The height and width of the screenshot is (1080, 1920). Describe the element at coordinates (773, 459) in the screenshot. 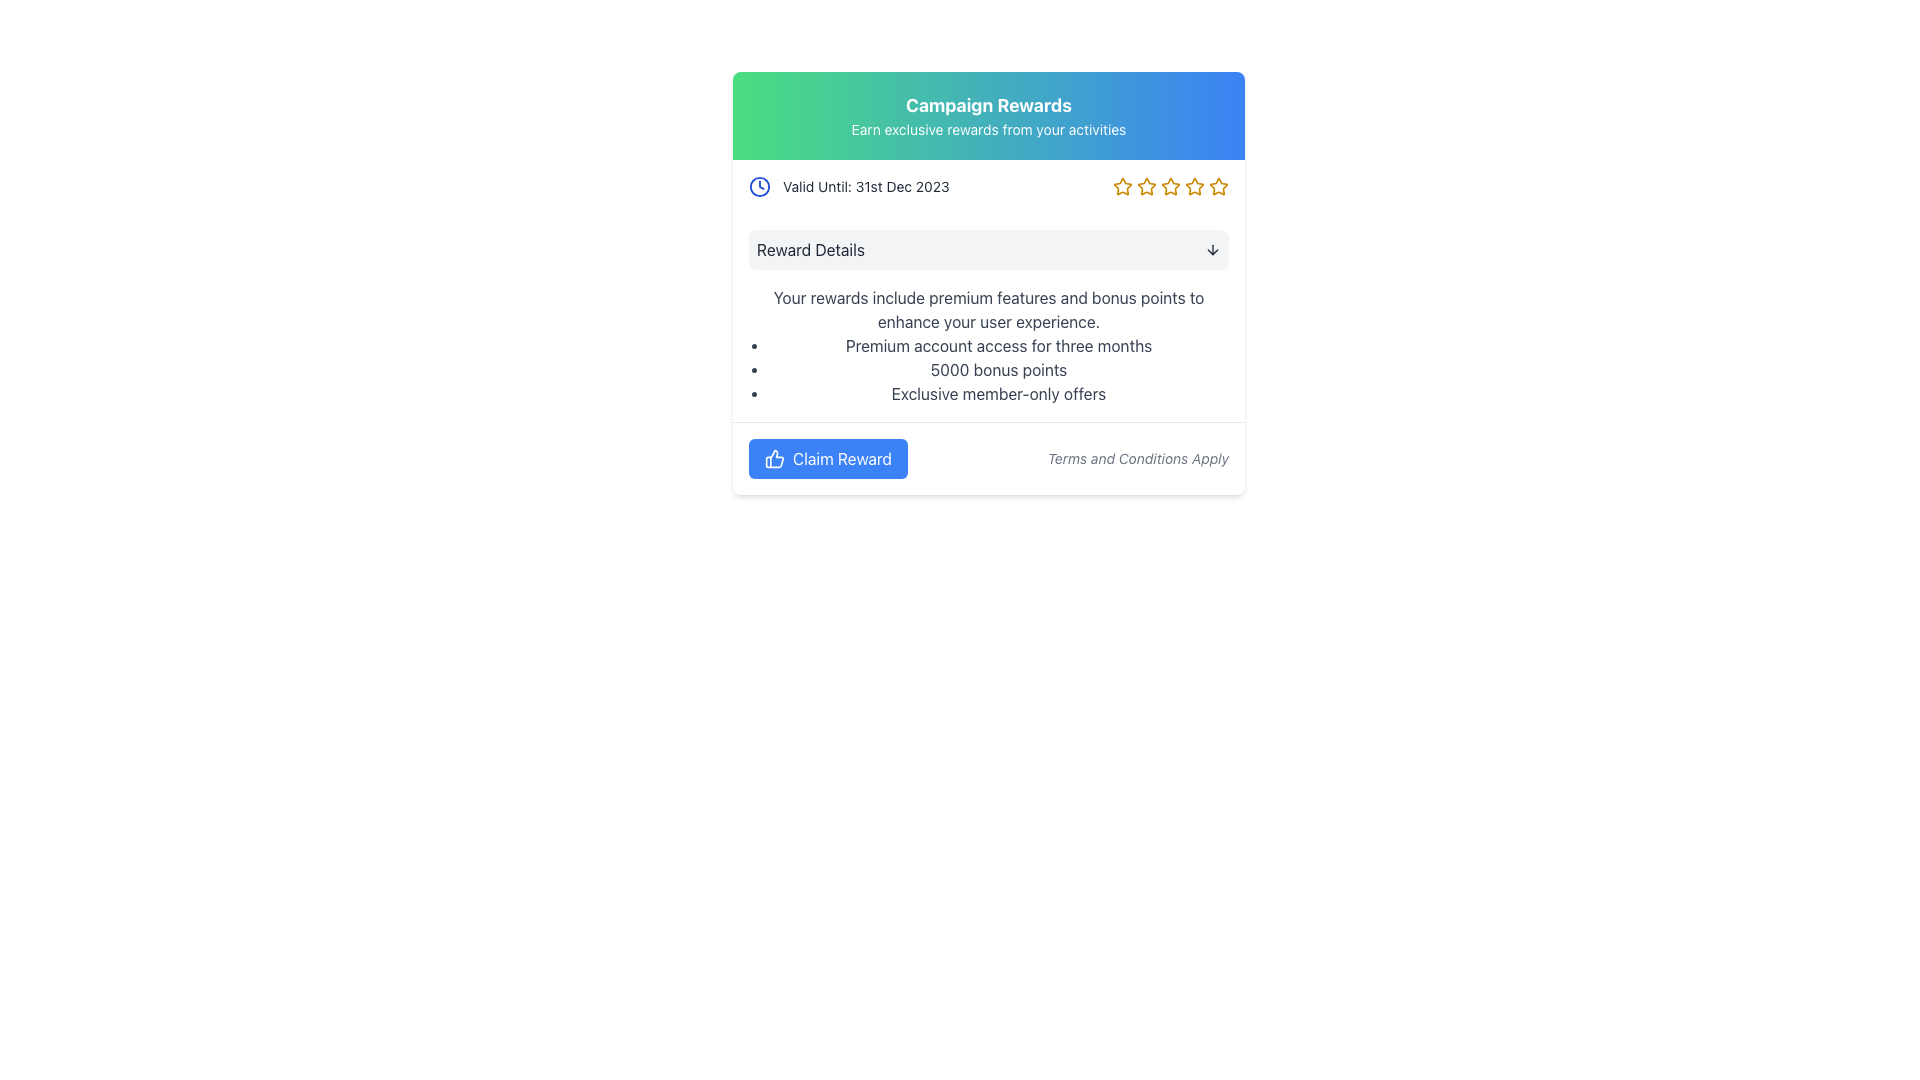

I see `the thumbs-up icon located in the bottom left corner of the 'Campaign Rewards' section to indicate support or approval` at that location.